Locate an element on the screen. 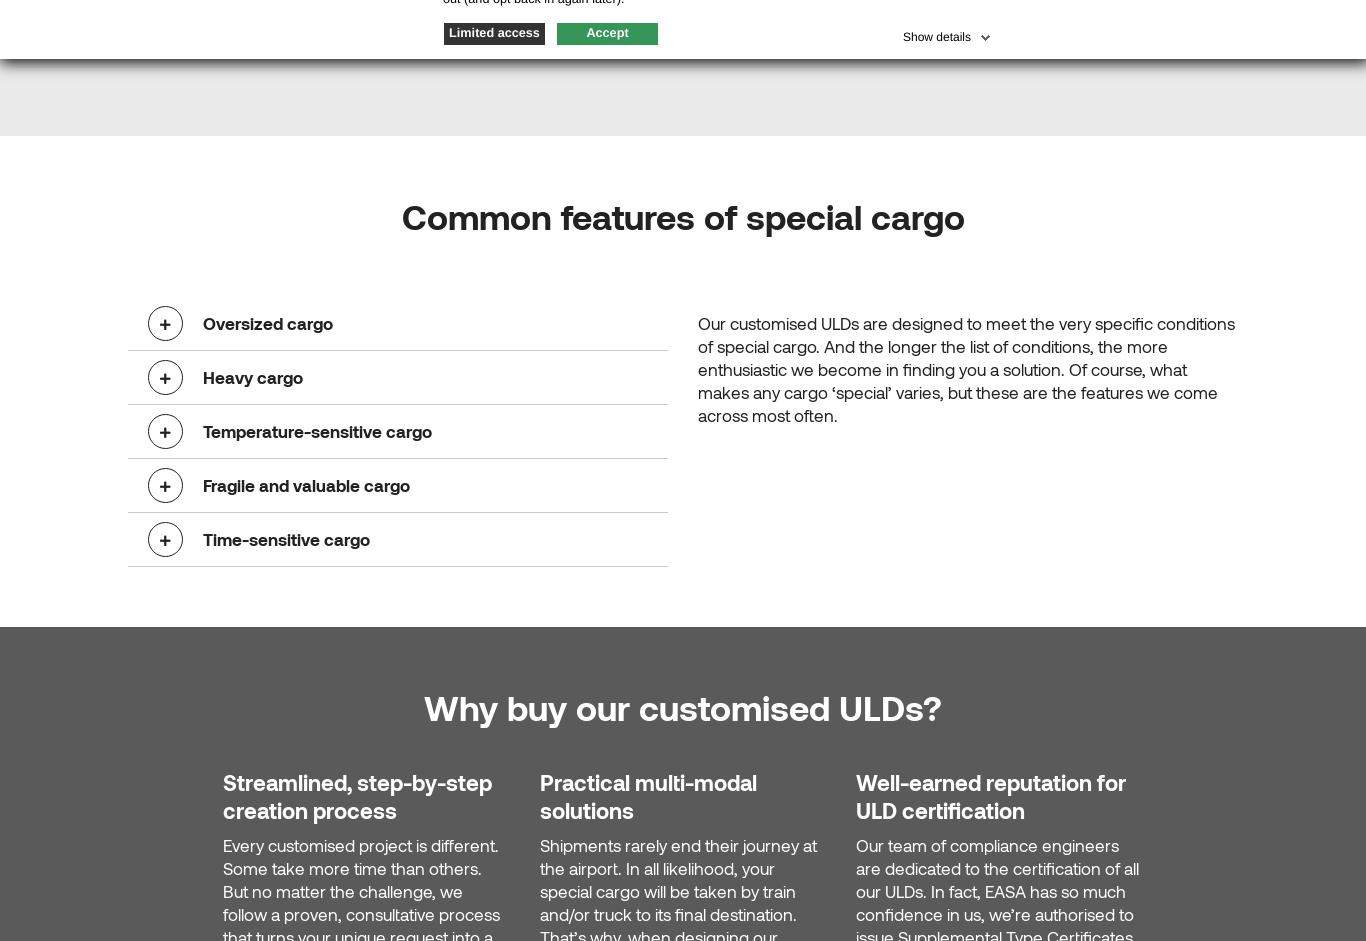 The image size is (1366, 941). 'Time-sensitive cargo' is located at coordinates (286, 537).